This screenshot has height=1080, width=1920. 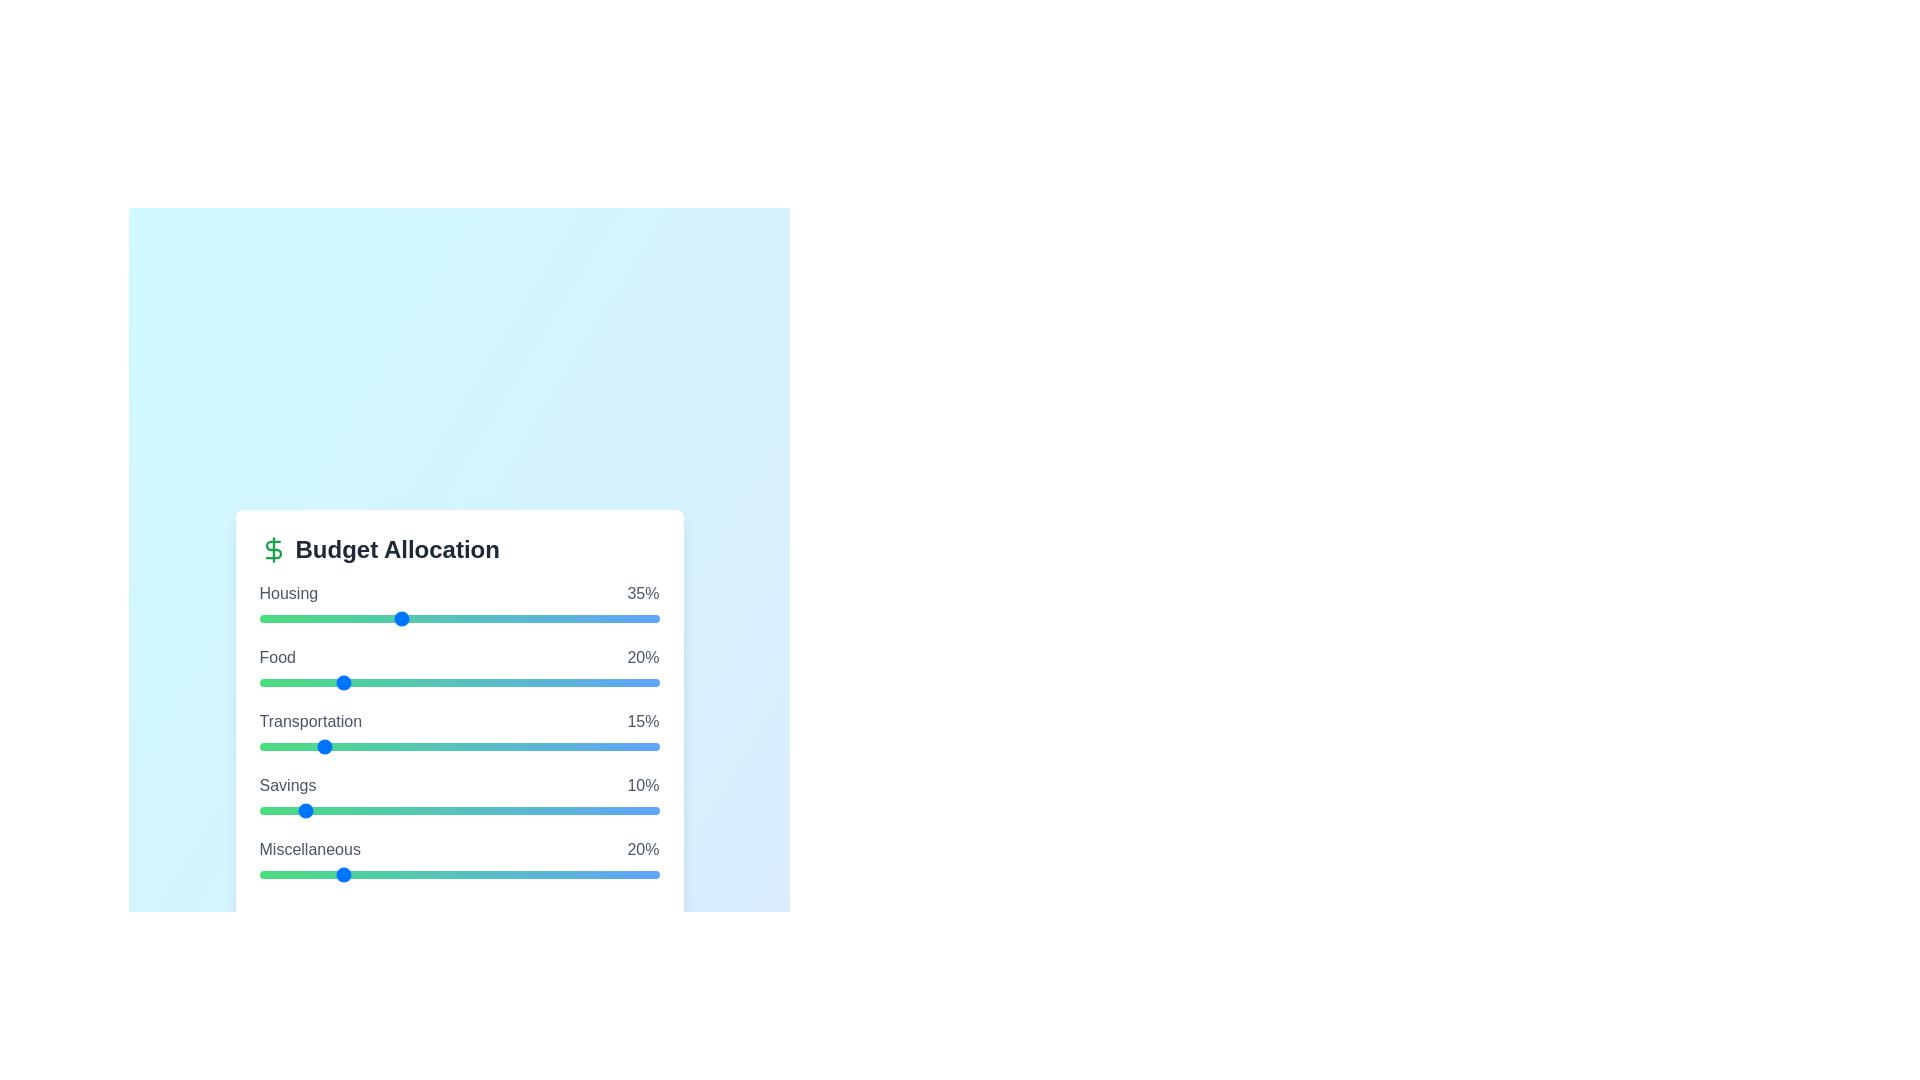 I want to click on the slider for a specific budget category to 5%, so click(x=278, y=617).